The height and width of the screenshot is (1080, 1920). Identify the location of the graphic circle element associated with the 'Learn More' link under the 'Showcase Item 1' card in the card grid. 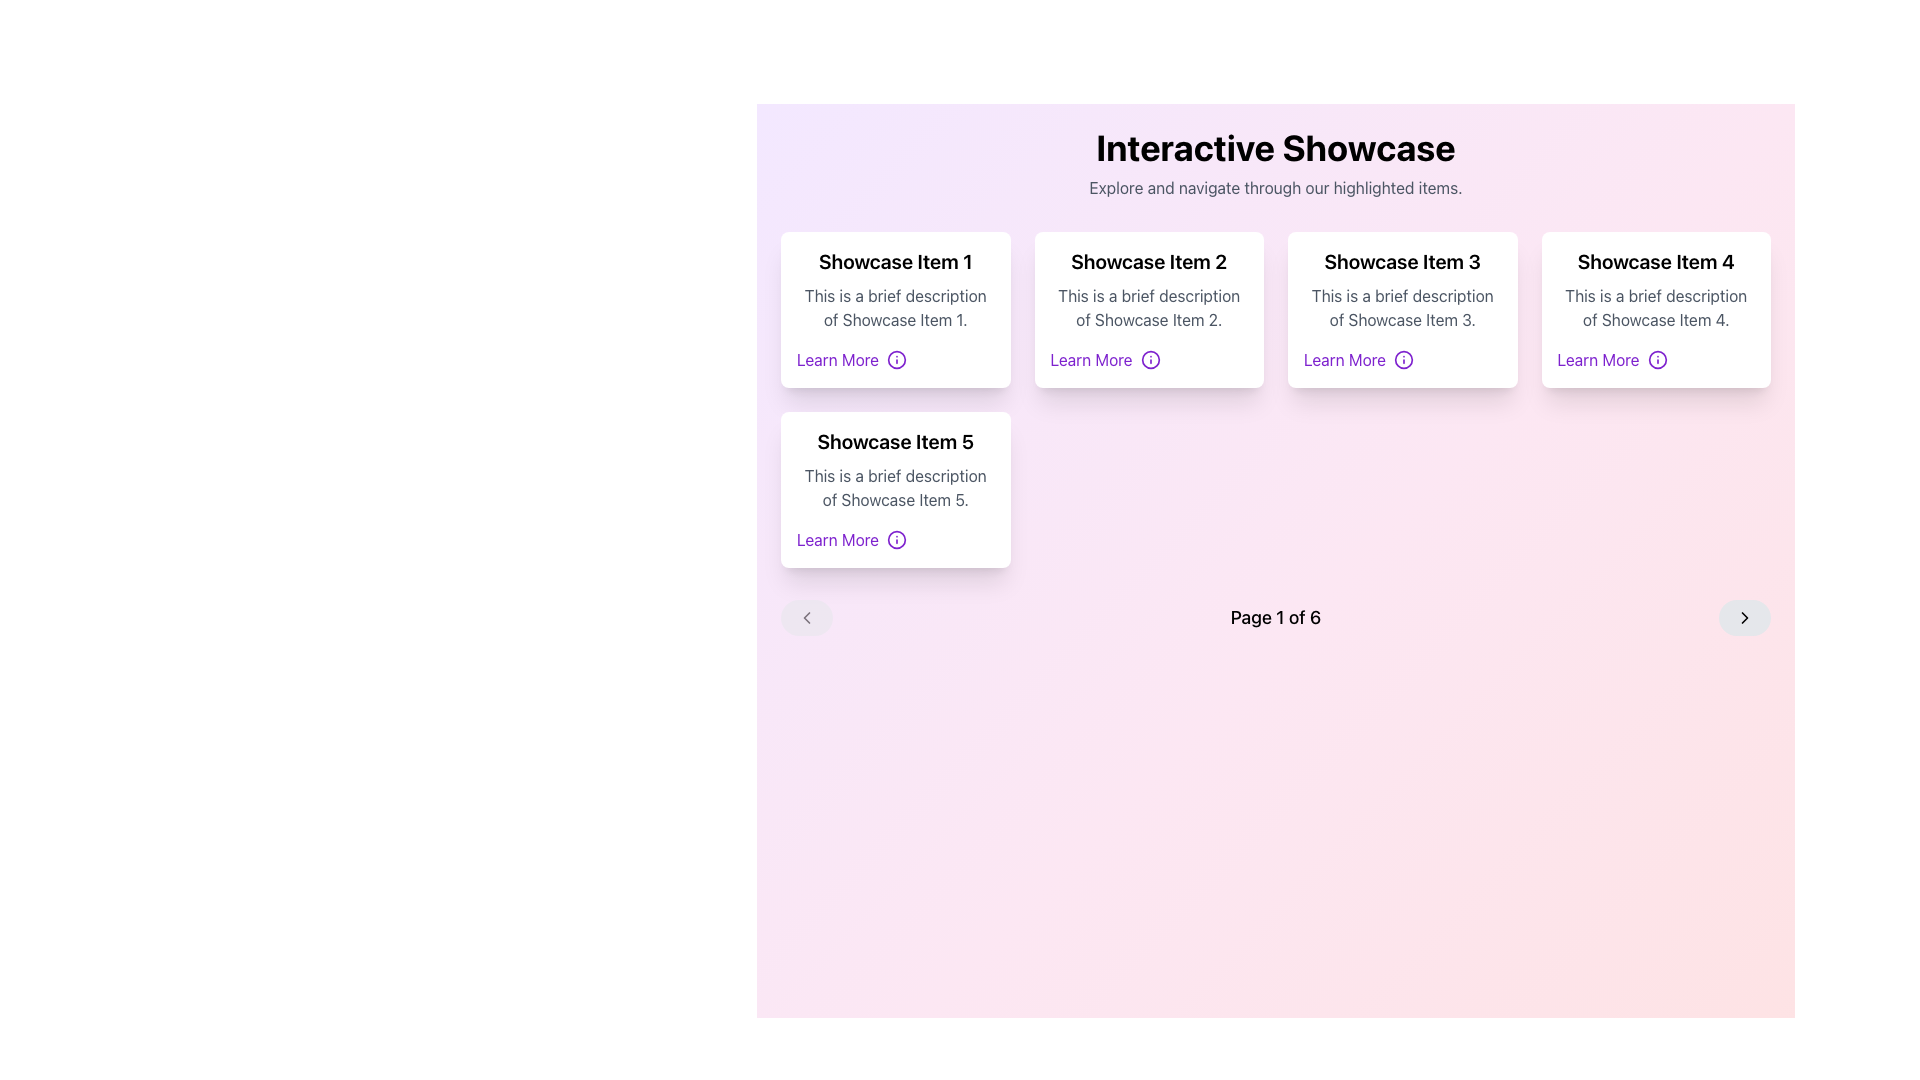
(896, 358).